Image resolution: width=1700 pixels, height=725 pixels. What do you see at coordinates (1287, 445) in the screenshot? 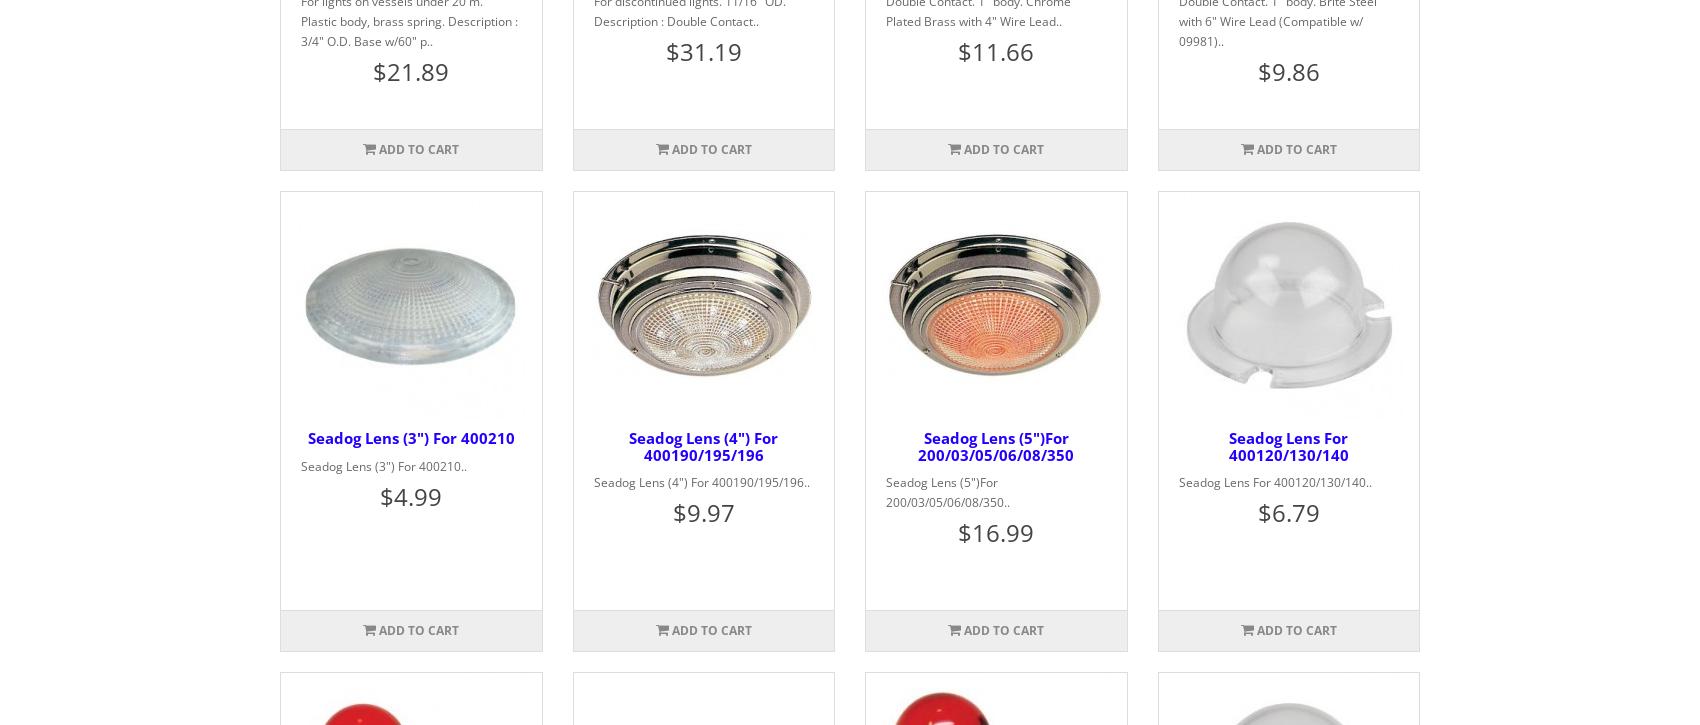
I see `'Seadog Lens For 400120/130/140'` at bounding box center [1287, 445].